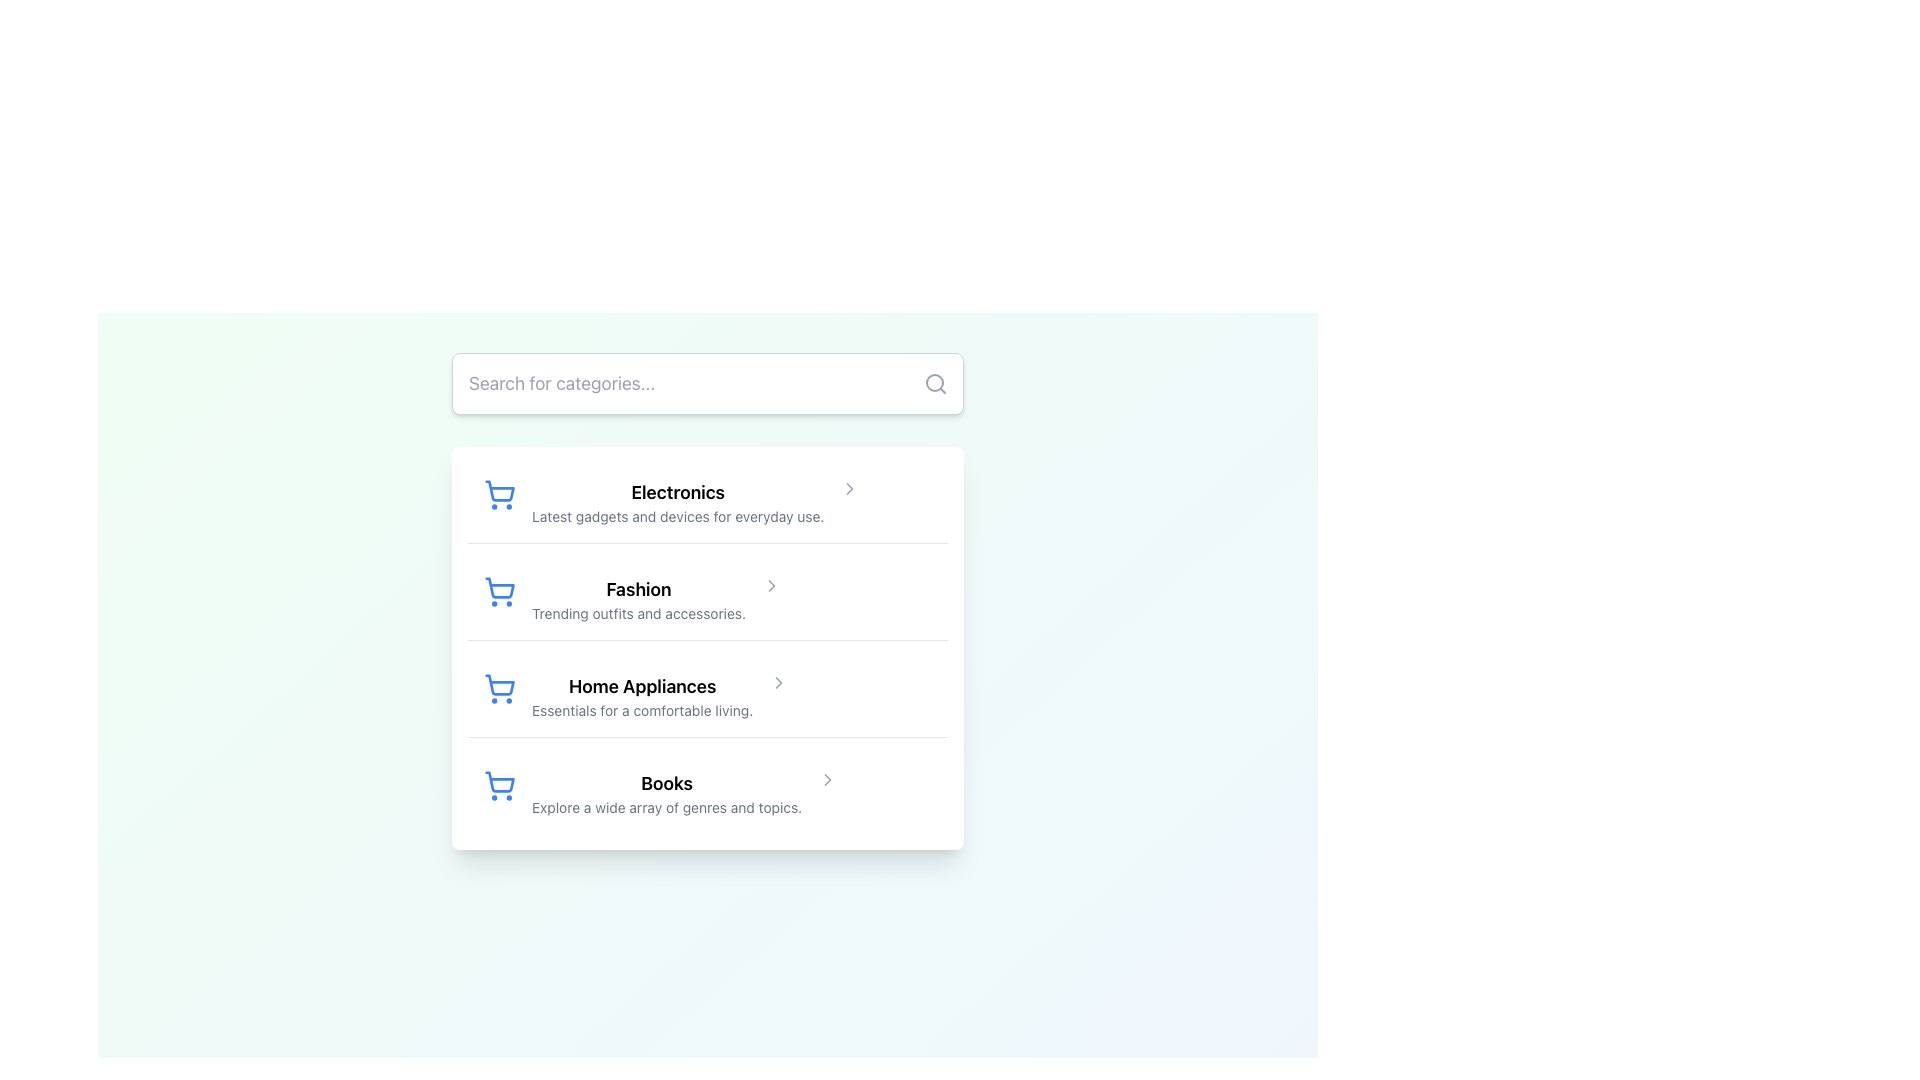 Image resolution: width=1920 pixels, height=1080 pixels. What do you see at coordinates (499, 688) in the screenshot?
I see `the shopping cart icon, which is blue and has rounded edges, located on the left side of the 'Home Appliances' entry in the vertical category list` at bounding box center [499, 688].